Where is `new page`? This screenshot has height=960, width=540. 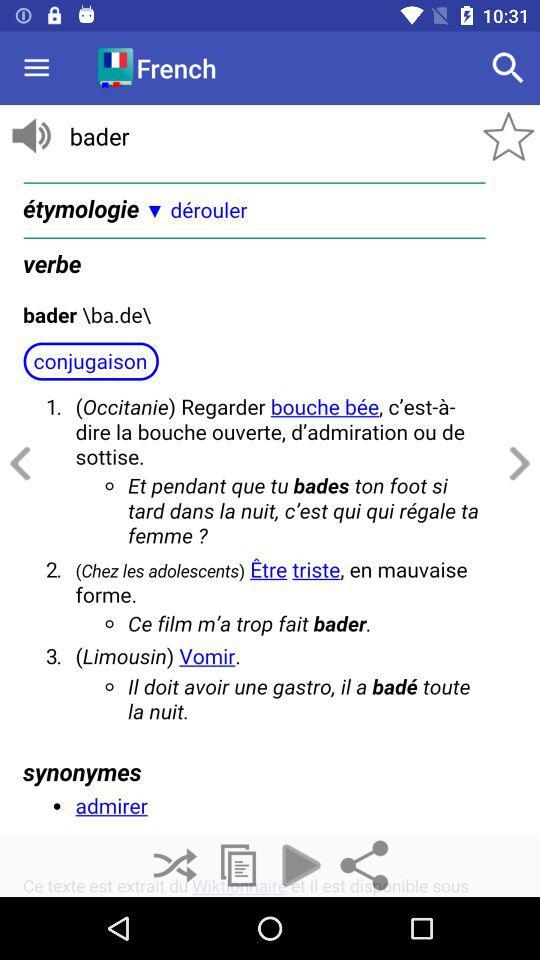 new page is located at coordinates (238, 864).